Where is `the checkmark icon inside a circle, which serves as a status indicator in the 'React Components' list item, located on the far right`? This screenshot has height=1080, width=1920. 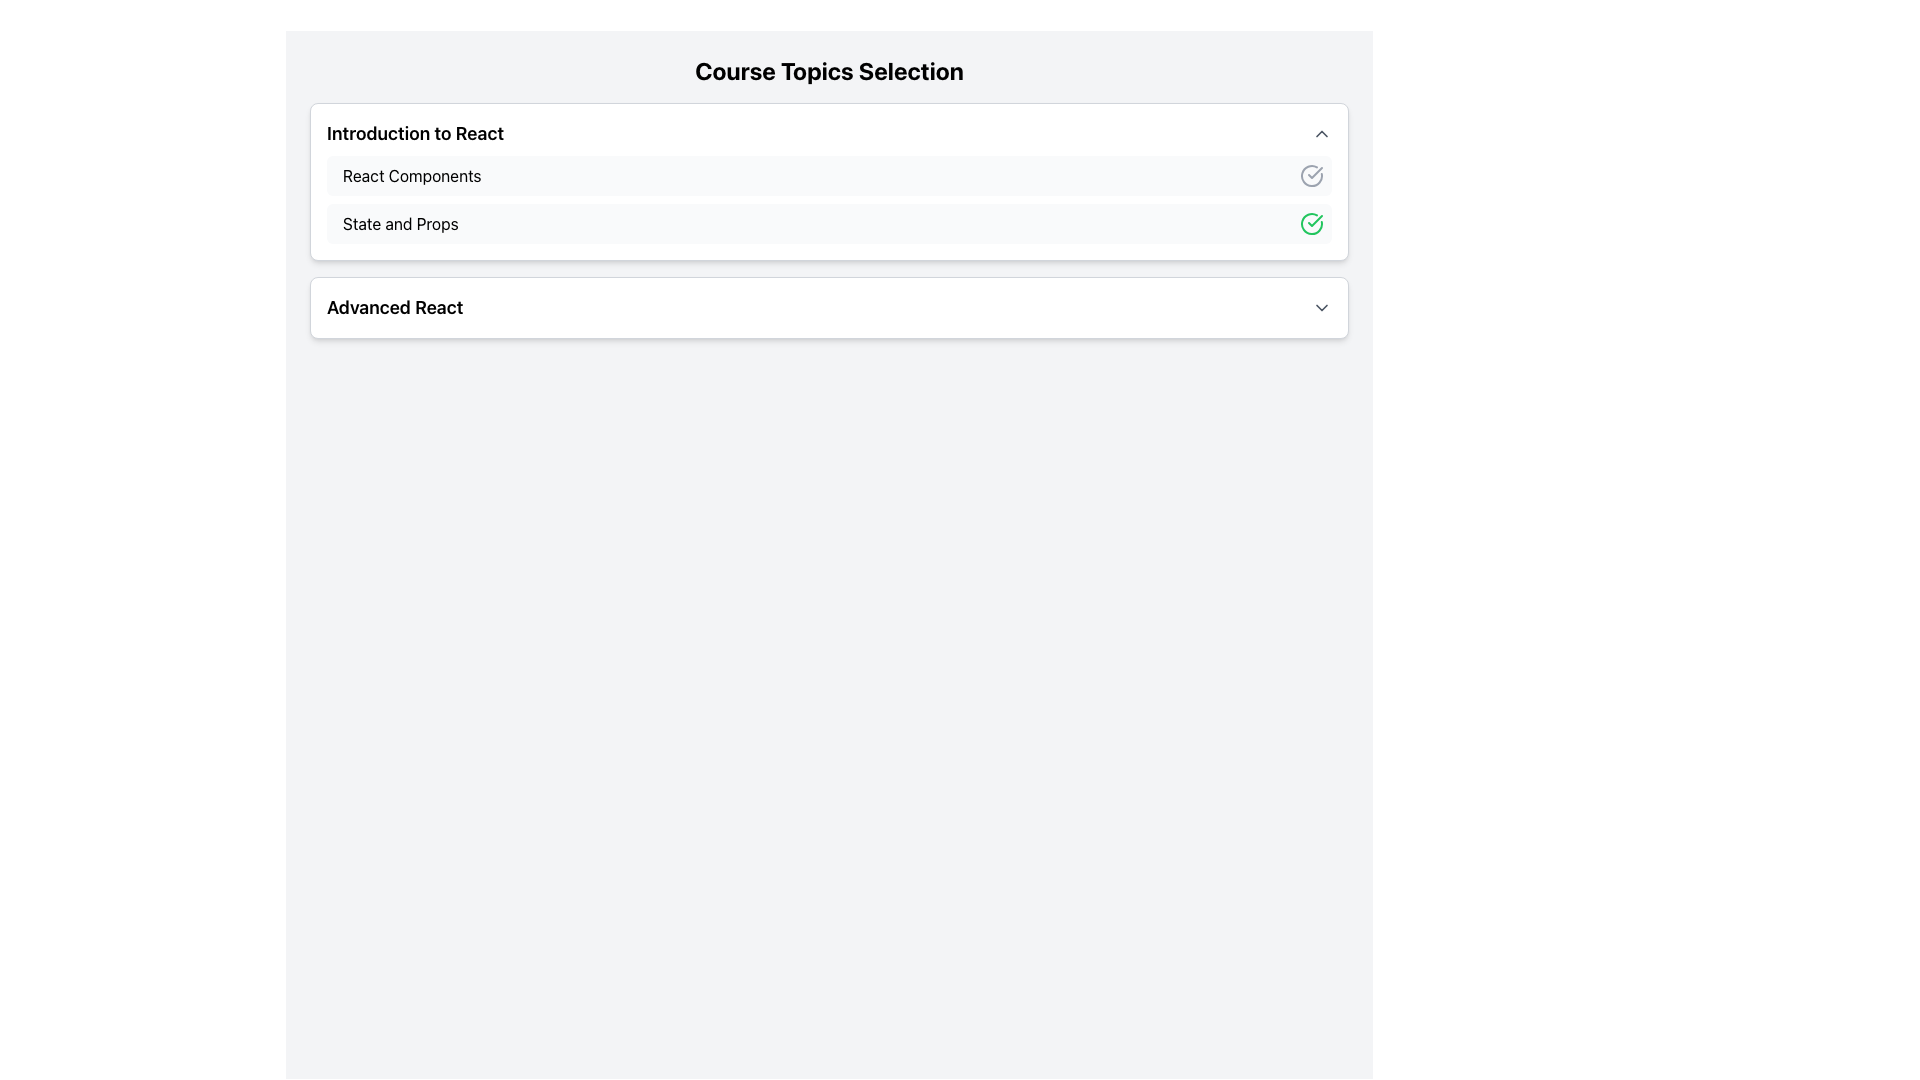
the checkmark icon inside a circle, which serves as a status indicator in the 'React Components' list item, located on the far right is located at coordinates (1311, 175).